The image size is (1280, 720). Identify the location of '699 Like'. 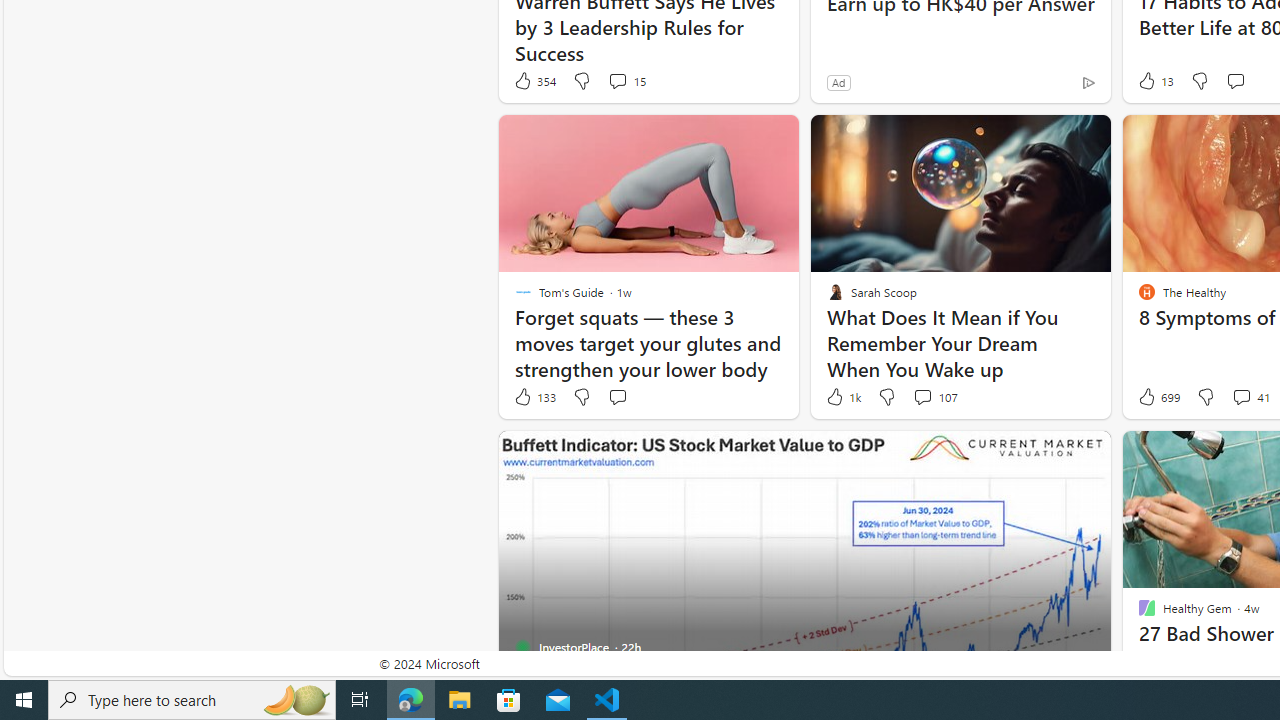
(1157, 397).